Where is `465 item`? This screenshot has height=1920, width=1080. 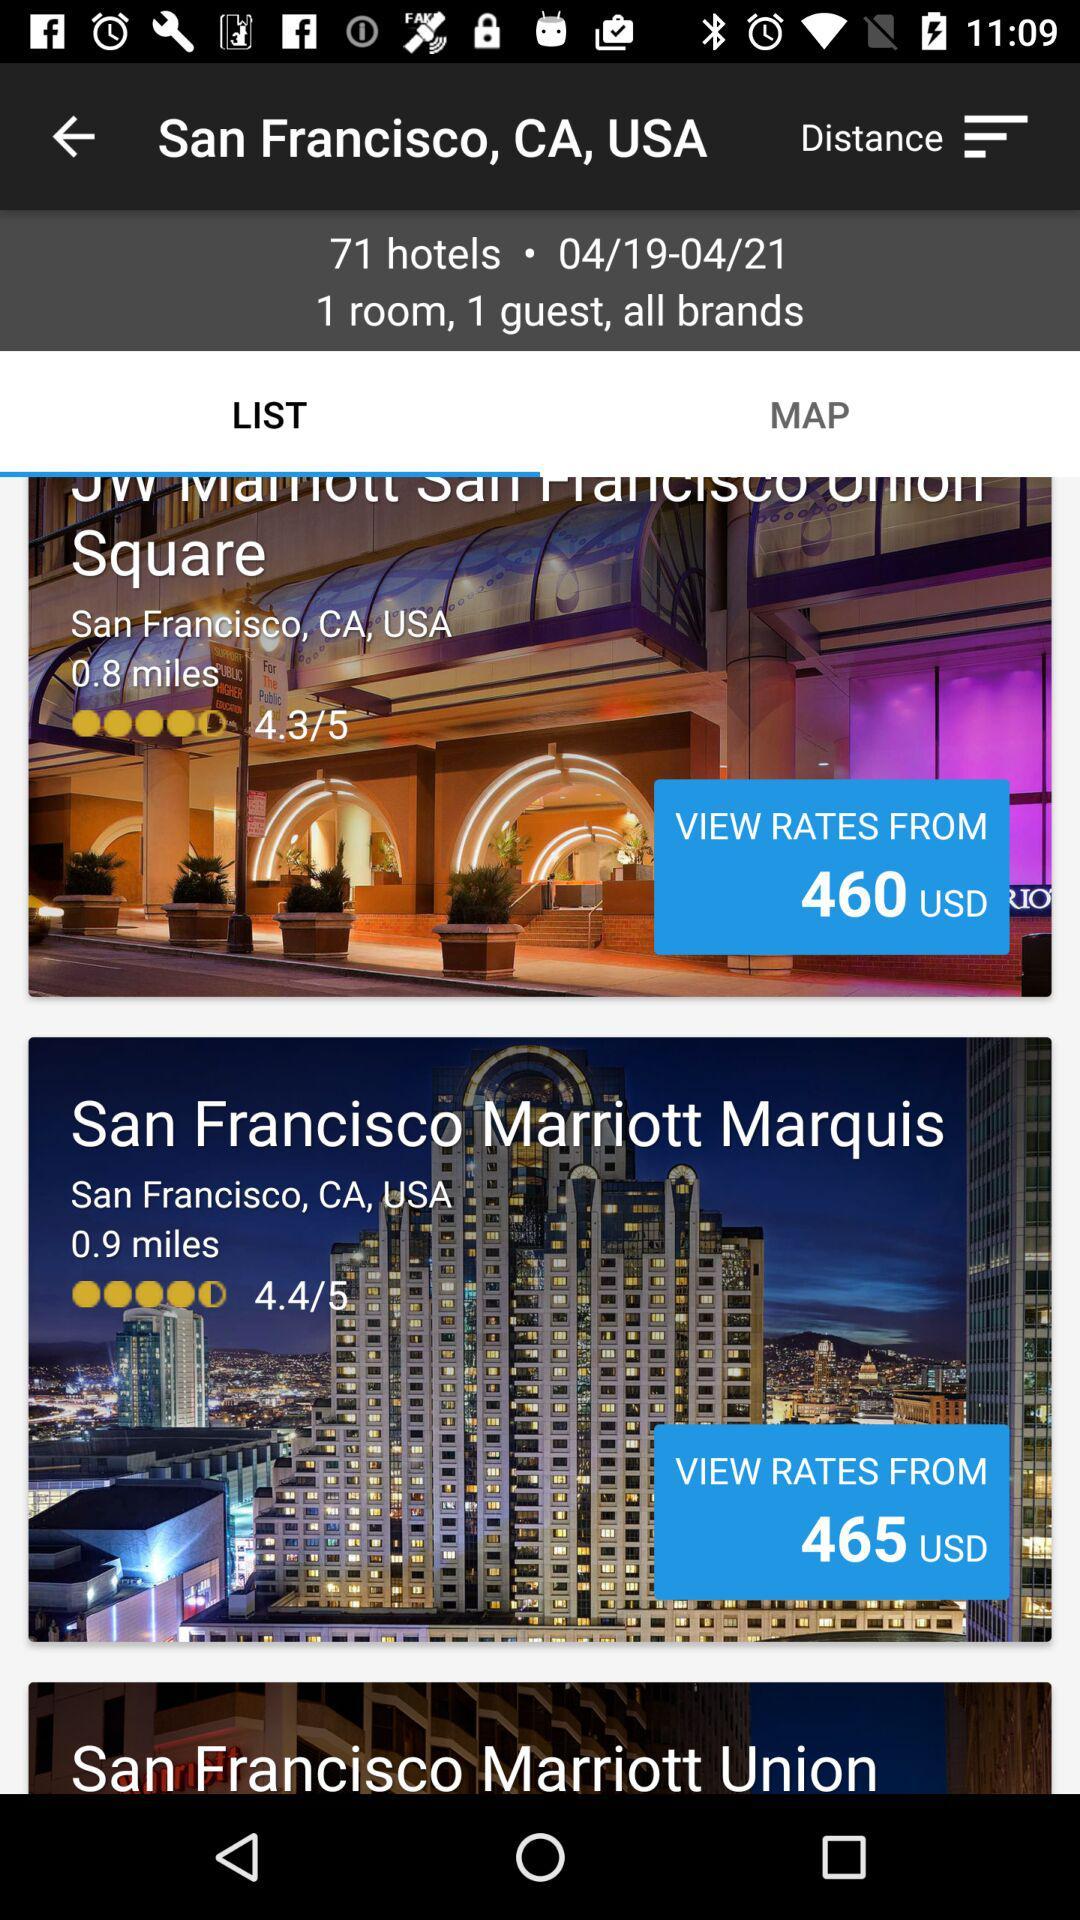
465 item is located at coordinates (854, 1535).